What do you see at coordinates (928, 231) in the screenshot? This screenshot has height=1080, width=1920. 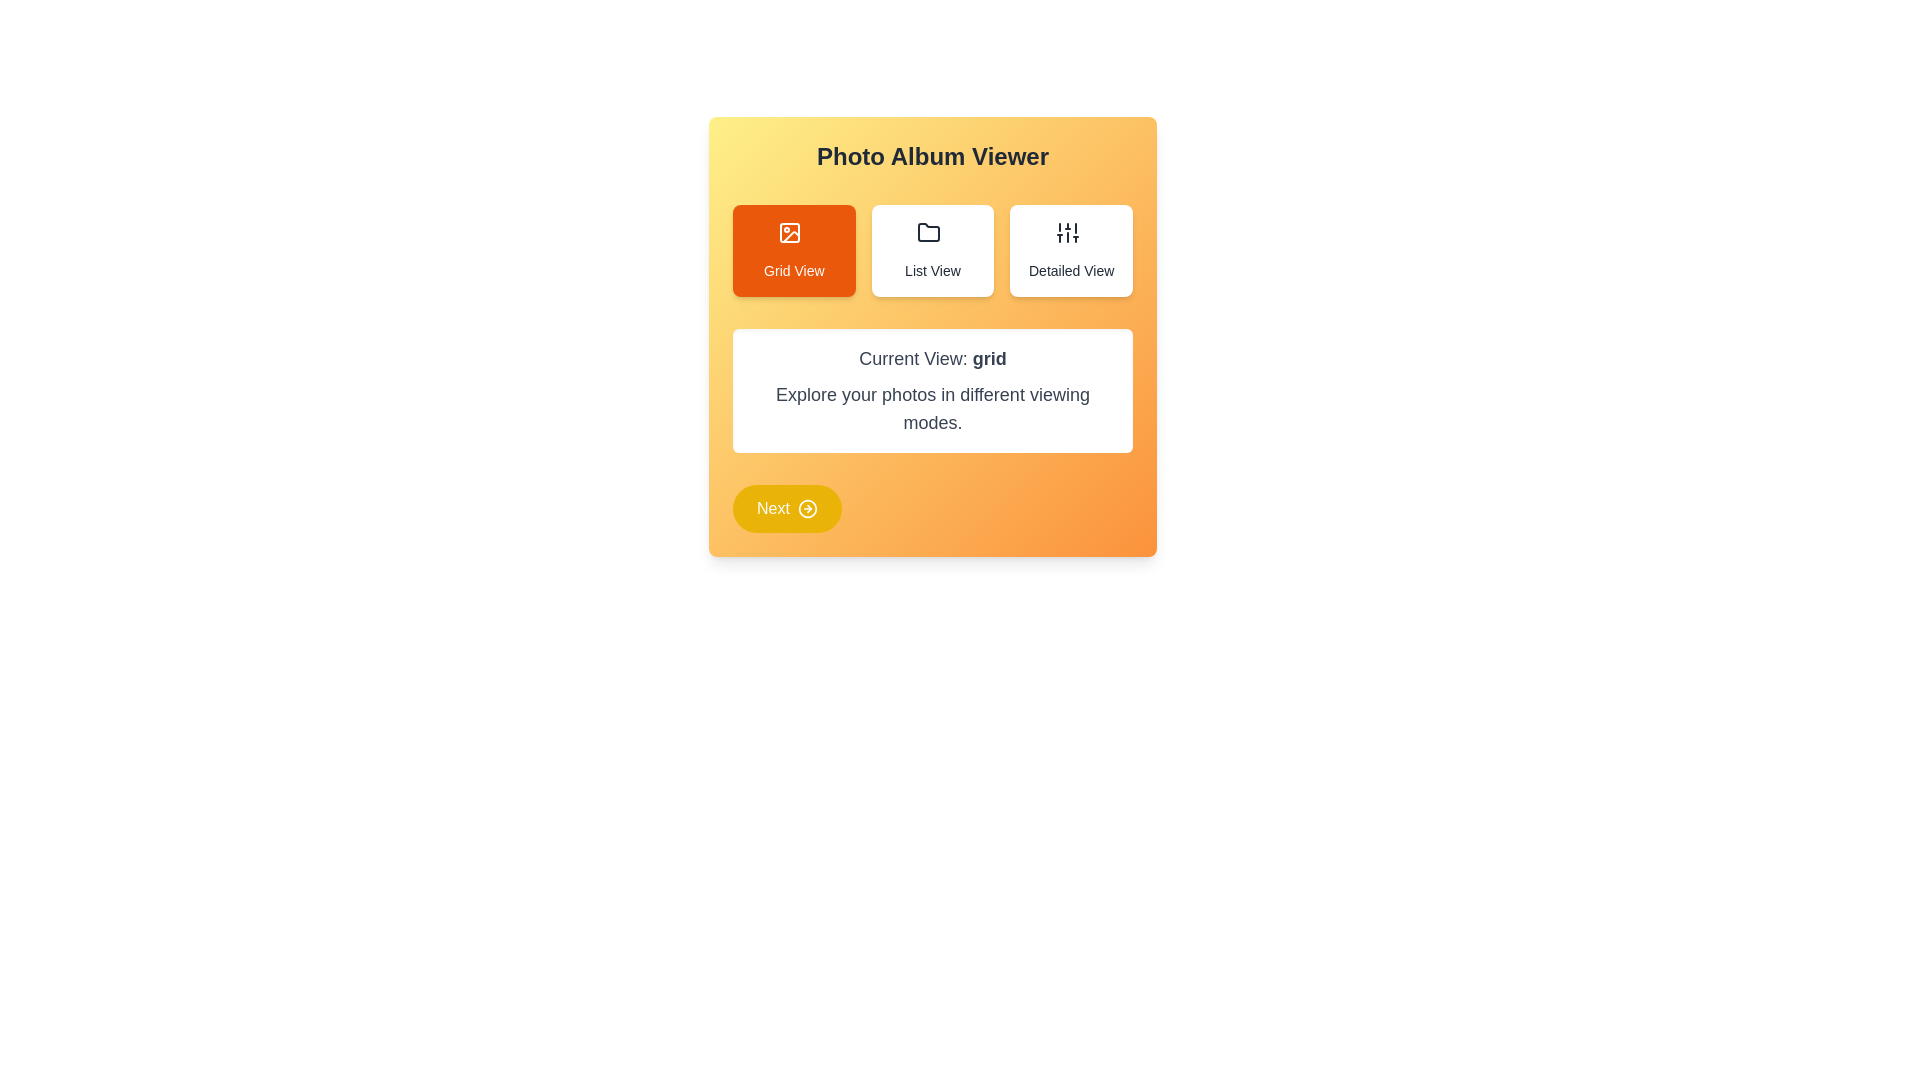 I see `the 'List View' icon, which is a folder-shaped icon located in the second column of viewing options at the top center of the interface` at bounding box center [928, 231].